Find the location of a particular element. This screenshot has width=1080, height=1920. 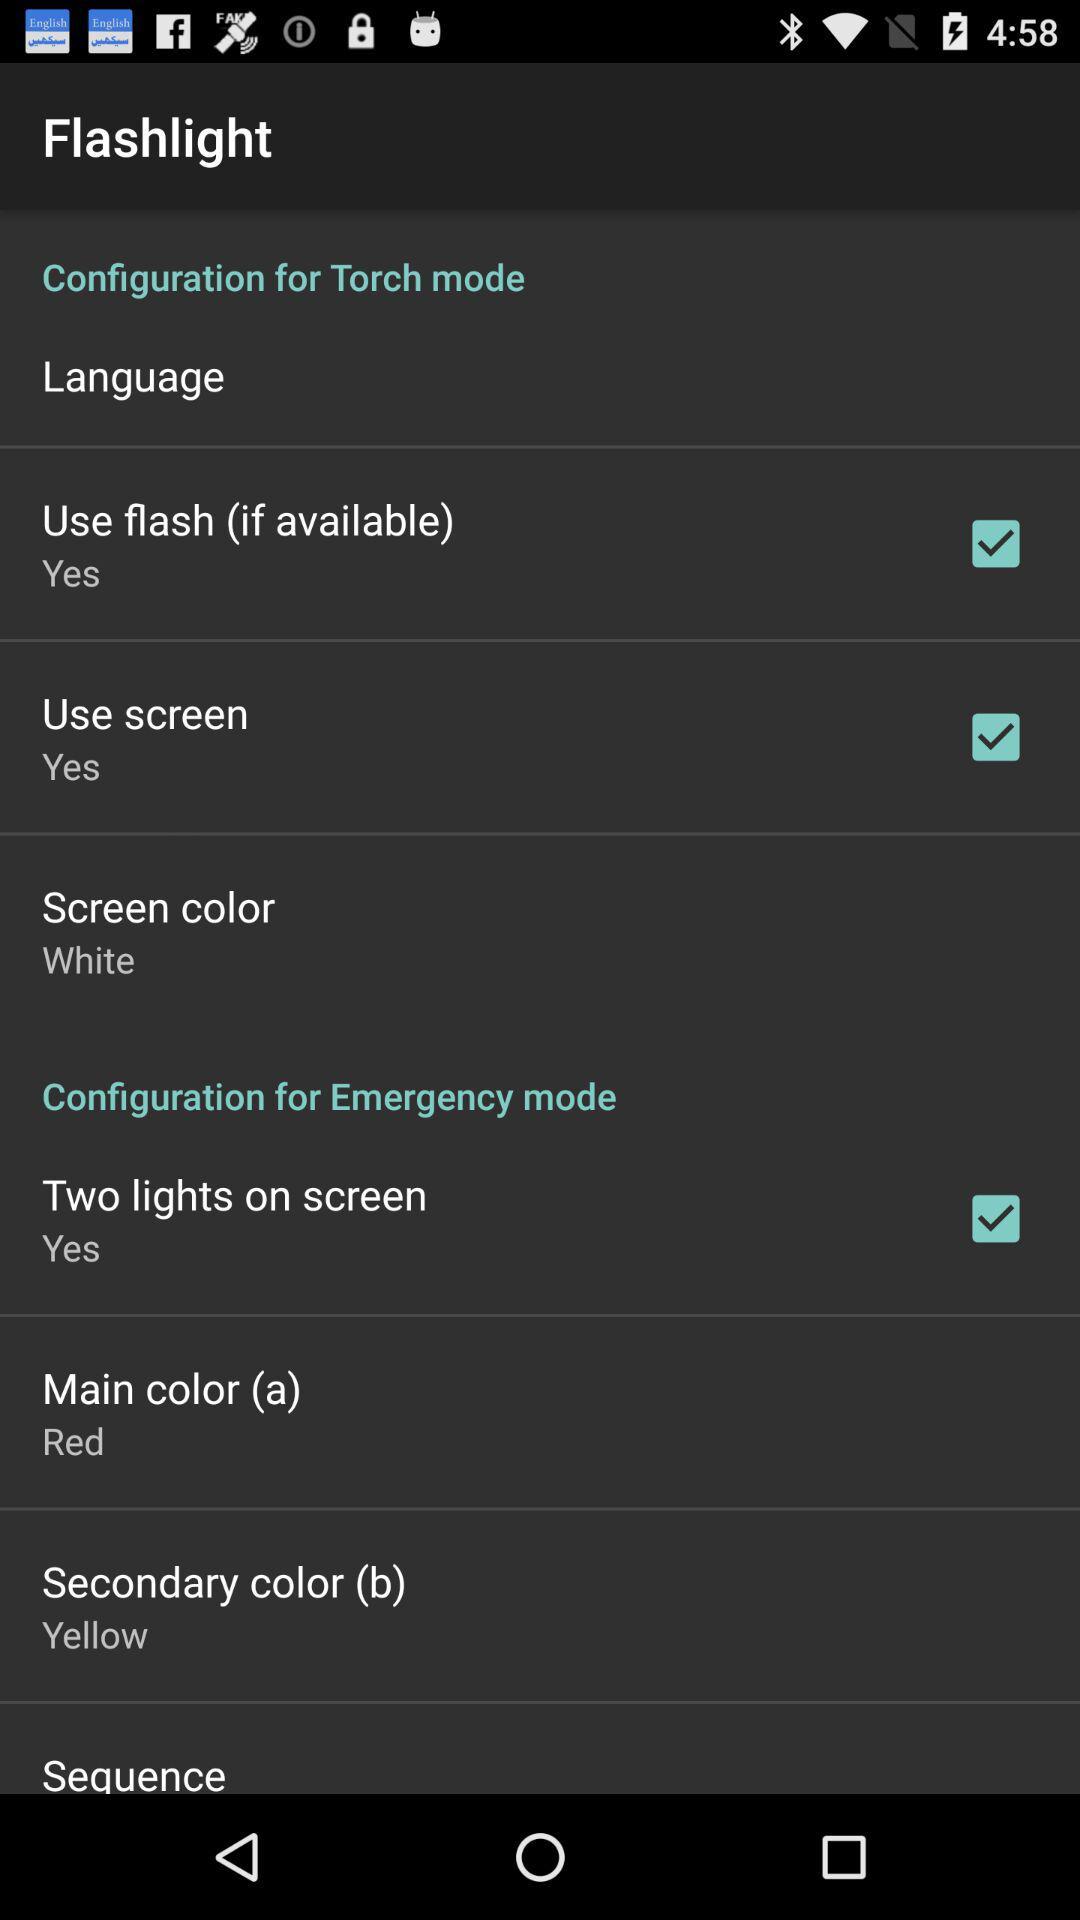

icon above configuration for emergency is located at coordinates (87, 958).